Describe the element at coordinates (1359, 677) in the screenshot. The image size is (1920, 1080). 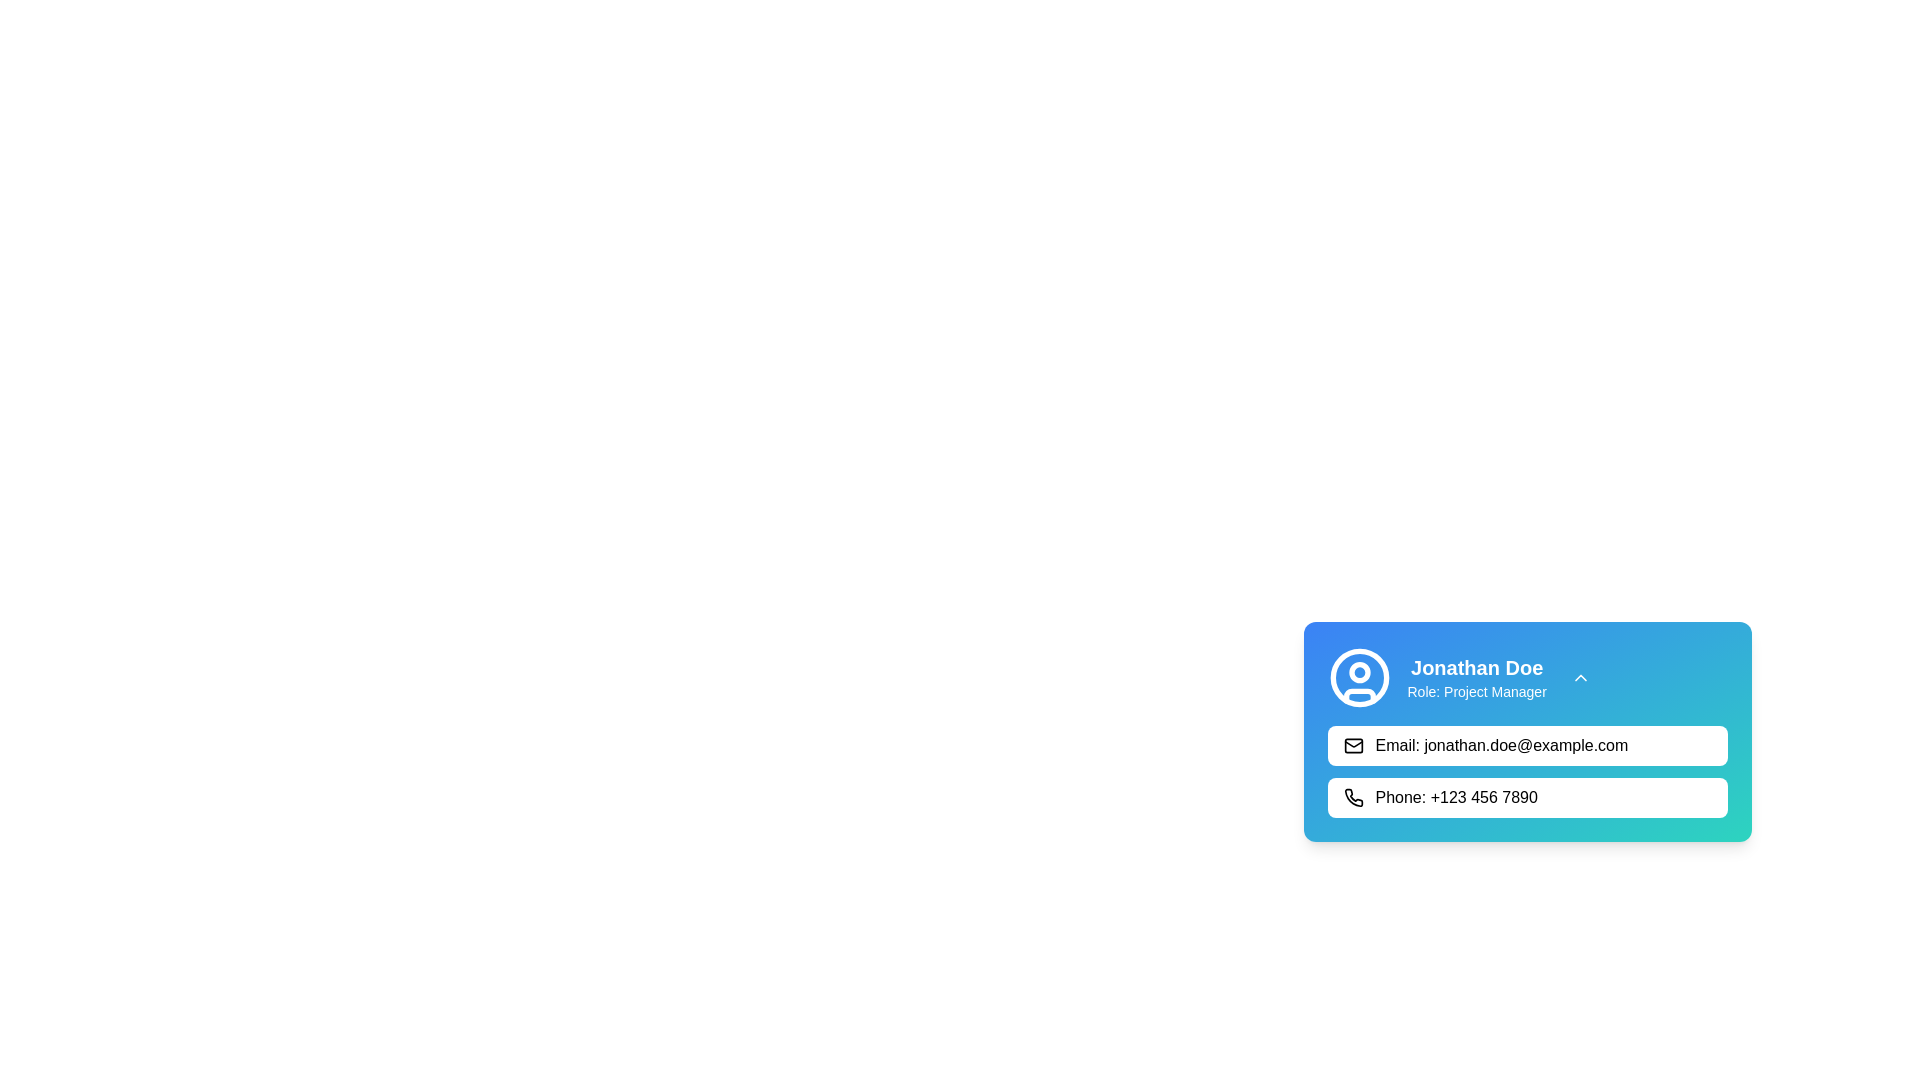
I see `the User profile icon, which visually represents user-related information and is located to the left of the text displaying 'Jonathan Doe' and 'Role: Project Manager'` at that location.